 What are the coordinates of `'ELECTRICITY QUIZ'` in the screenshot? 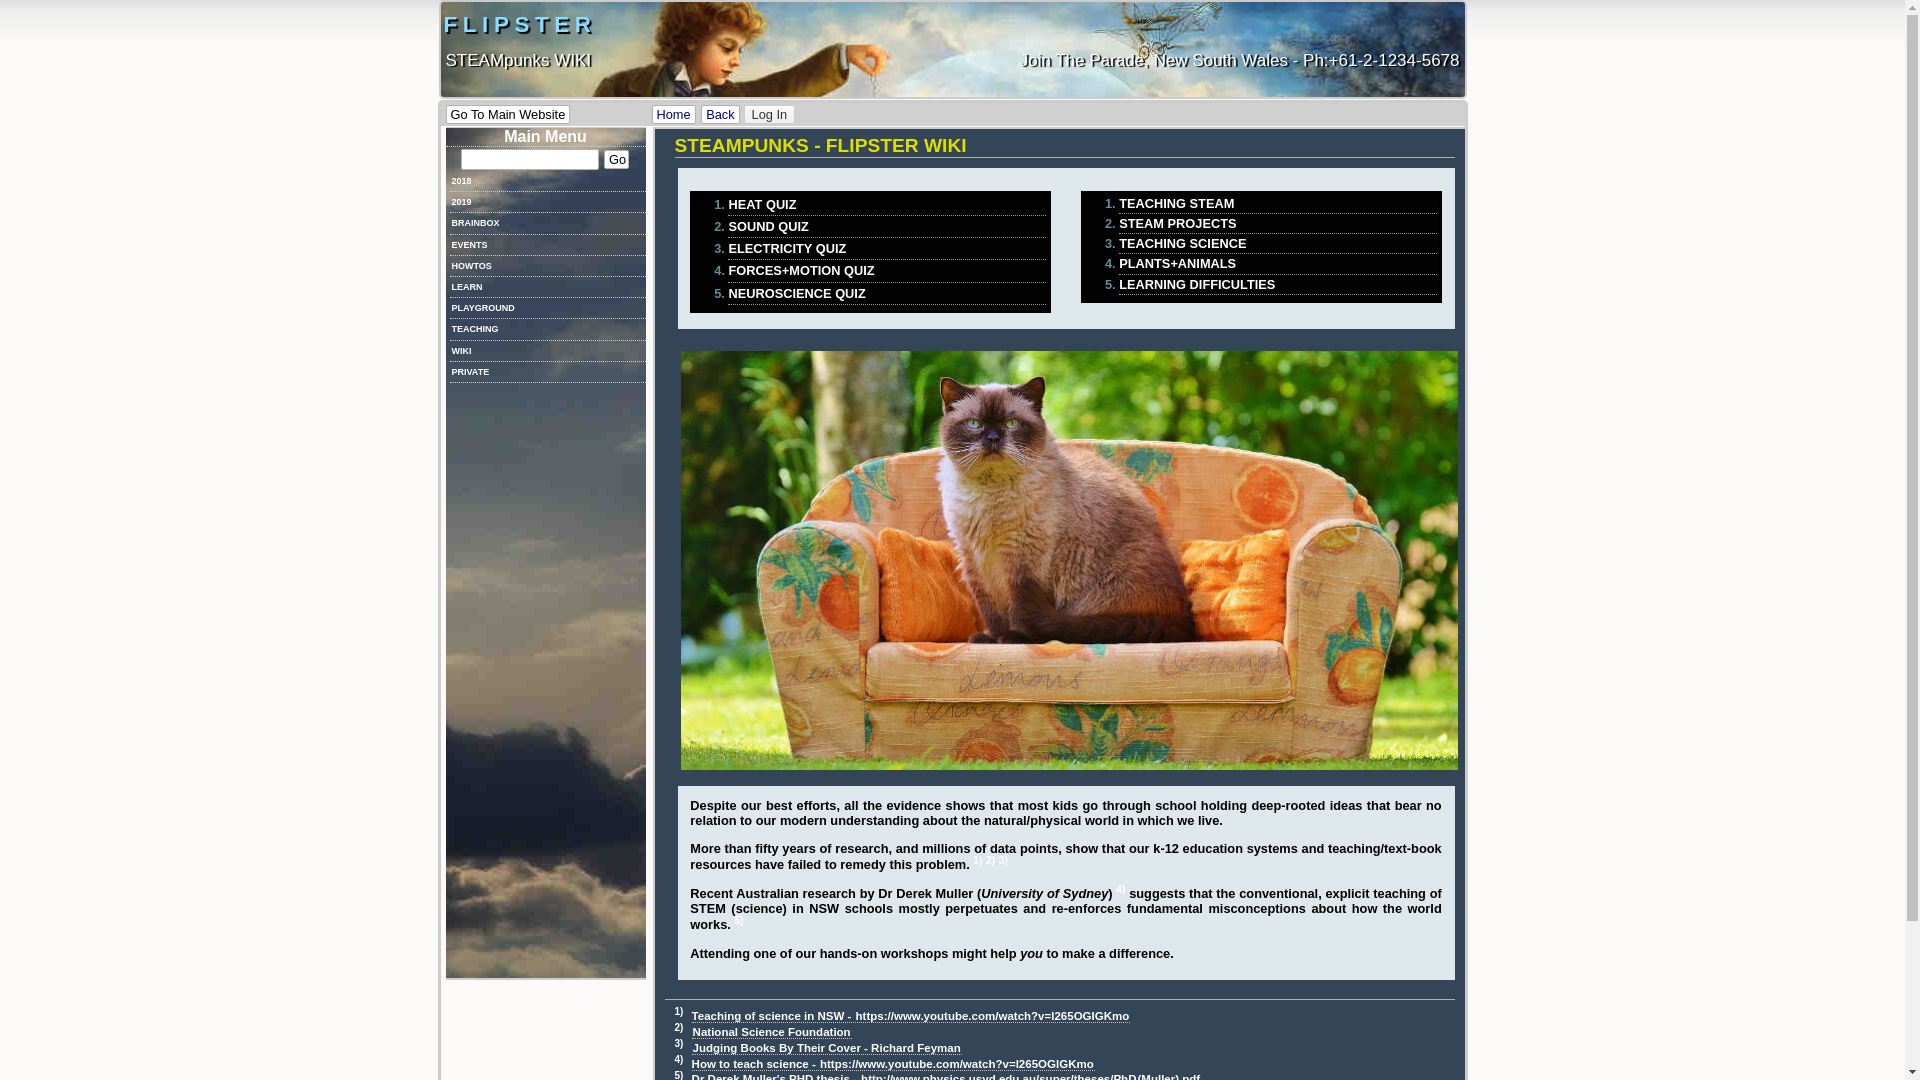 It's located at (885, 248).